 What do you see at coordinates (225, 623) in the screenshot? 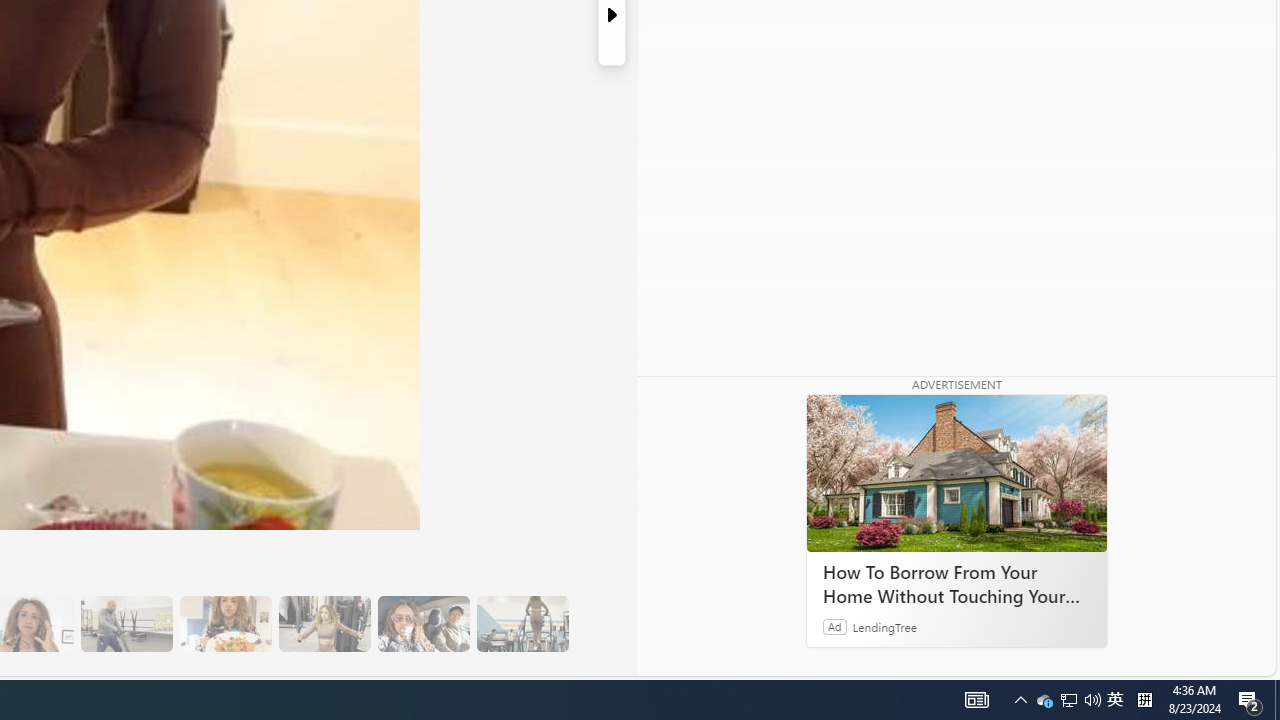
I see `'14 They Have Salmon and Veggies for Dinner'` at bounding box center [225, 623].